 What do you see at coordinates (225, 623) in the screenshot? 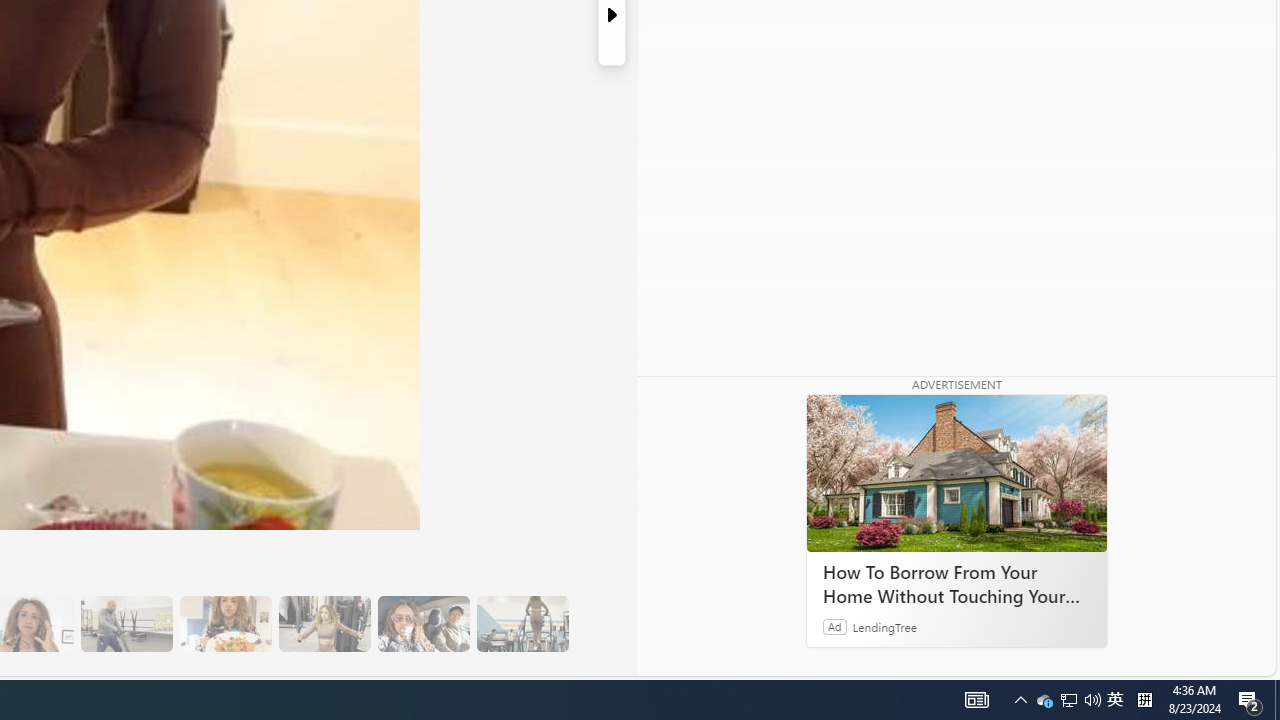
I see `'14 They Have Salmon and Veggies for Dinner'` at bounding box center [225, 623].